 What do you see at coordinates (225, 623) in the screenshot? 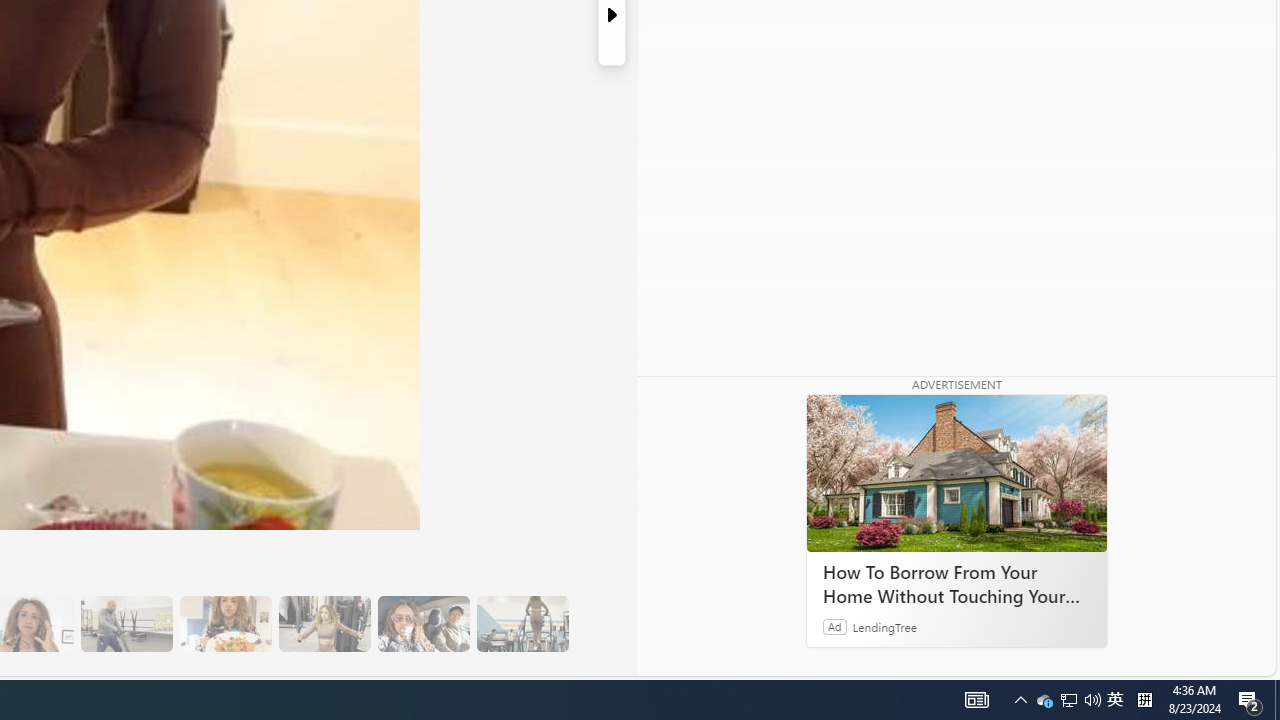
I see `'14 They Have Salmon and Veggies for Dinner'` at bounding box center [225, 623].